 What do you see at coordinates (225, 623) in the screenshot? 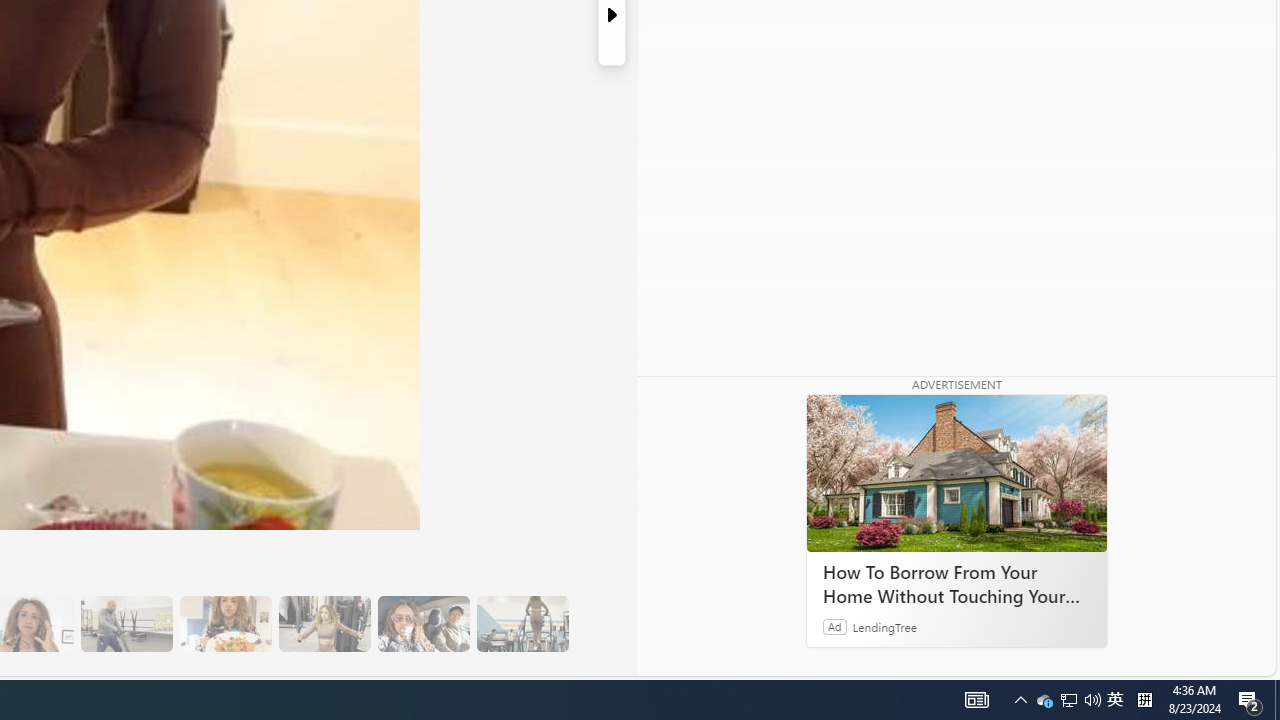
I see `'14 They Have Salmon and Veggies for Dinner'` at bounding box center [225, 623].